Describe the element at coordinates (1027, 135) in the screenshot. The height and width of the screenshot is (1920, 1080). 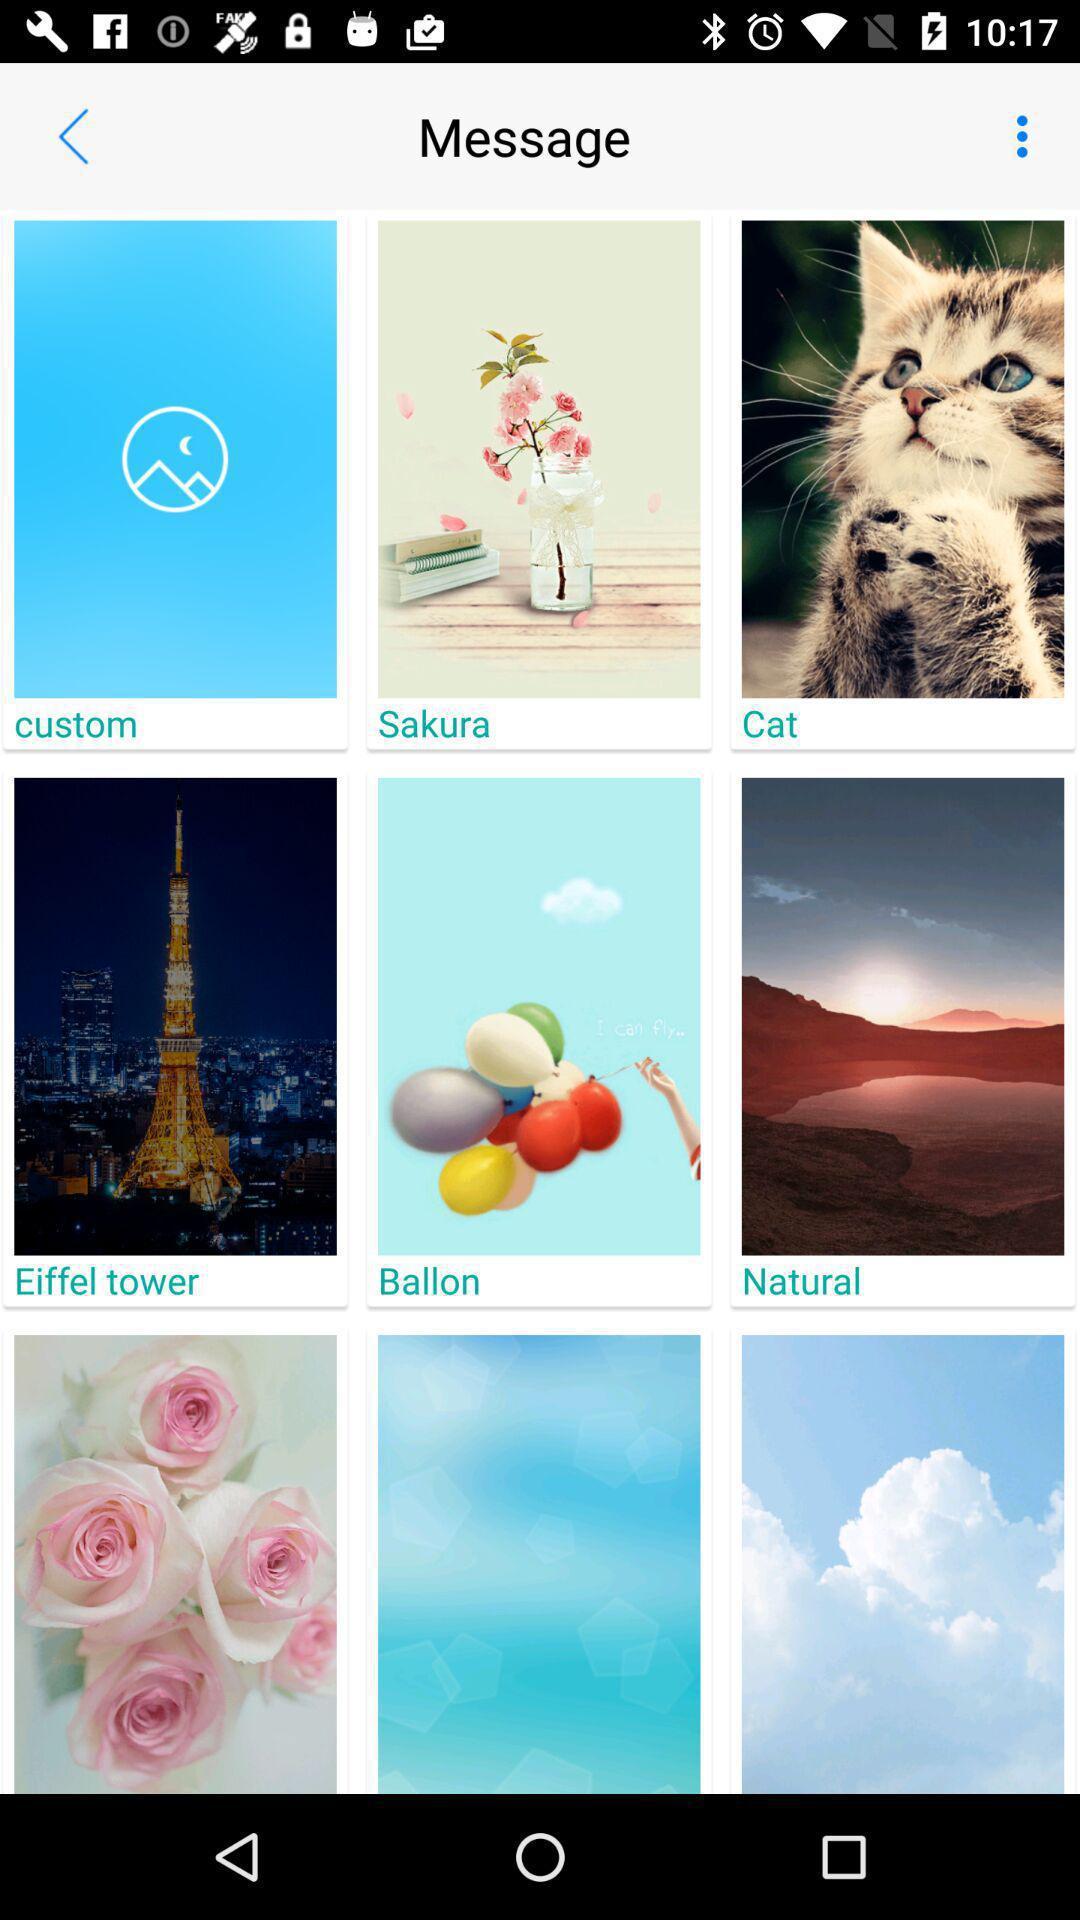
I see `the item to the right of the message item` at that location.